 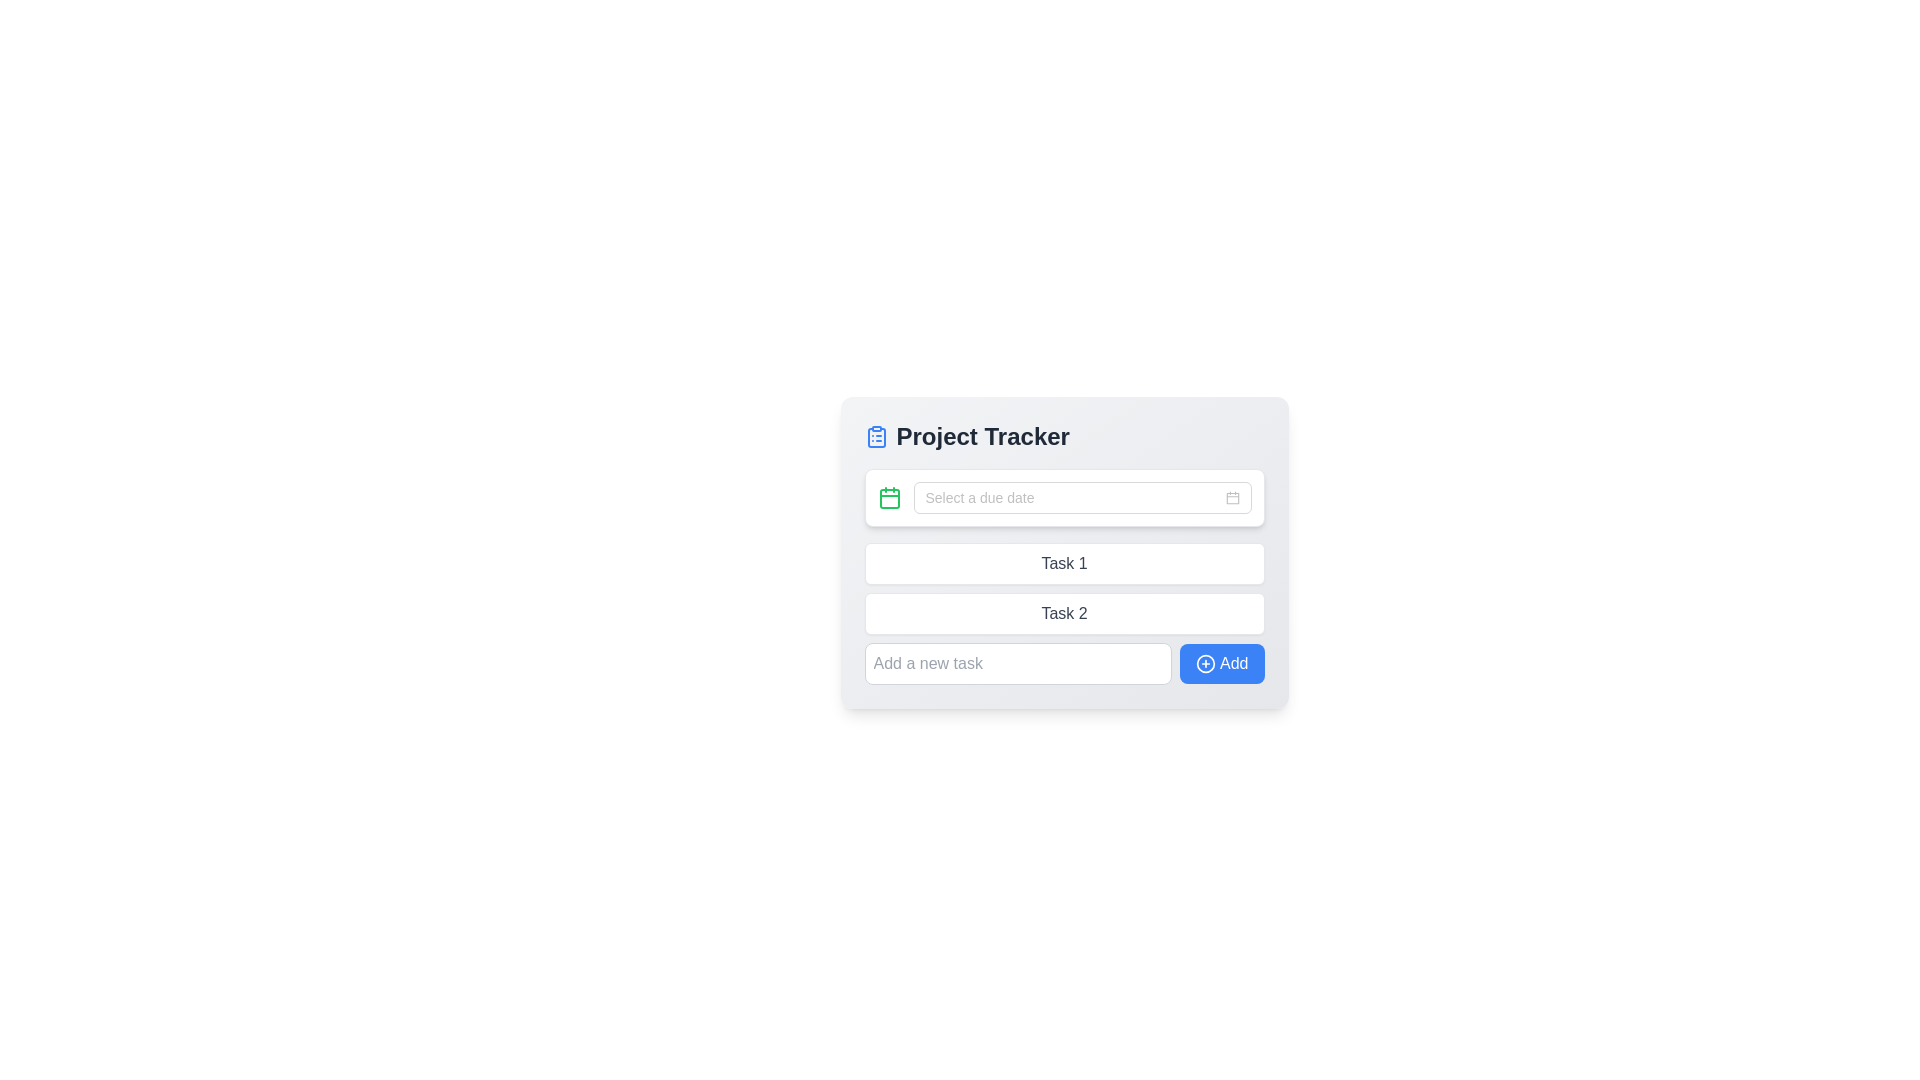 What do you see at coordinates (888, 496) in the screenshot?
I see `the green calendar icon located to the left of the input field labeled 'Select a due date' in the Project Tracker card interface` at bounding box center [888, 496].